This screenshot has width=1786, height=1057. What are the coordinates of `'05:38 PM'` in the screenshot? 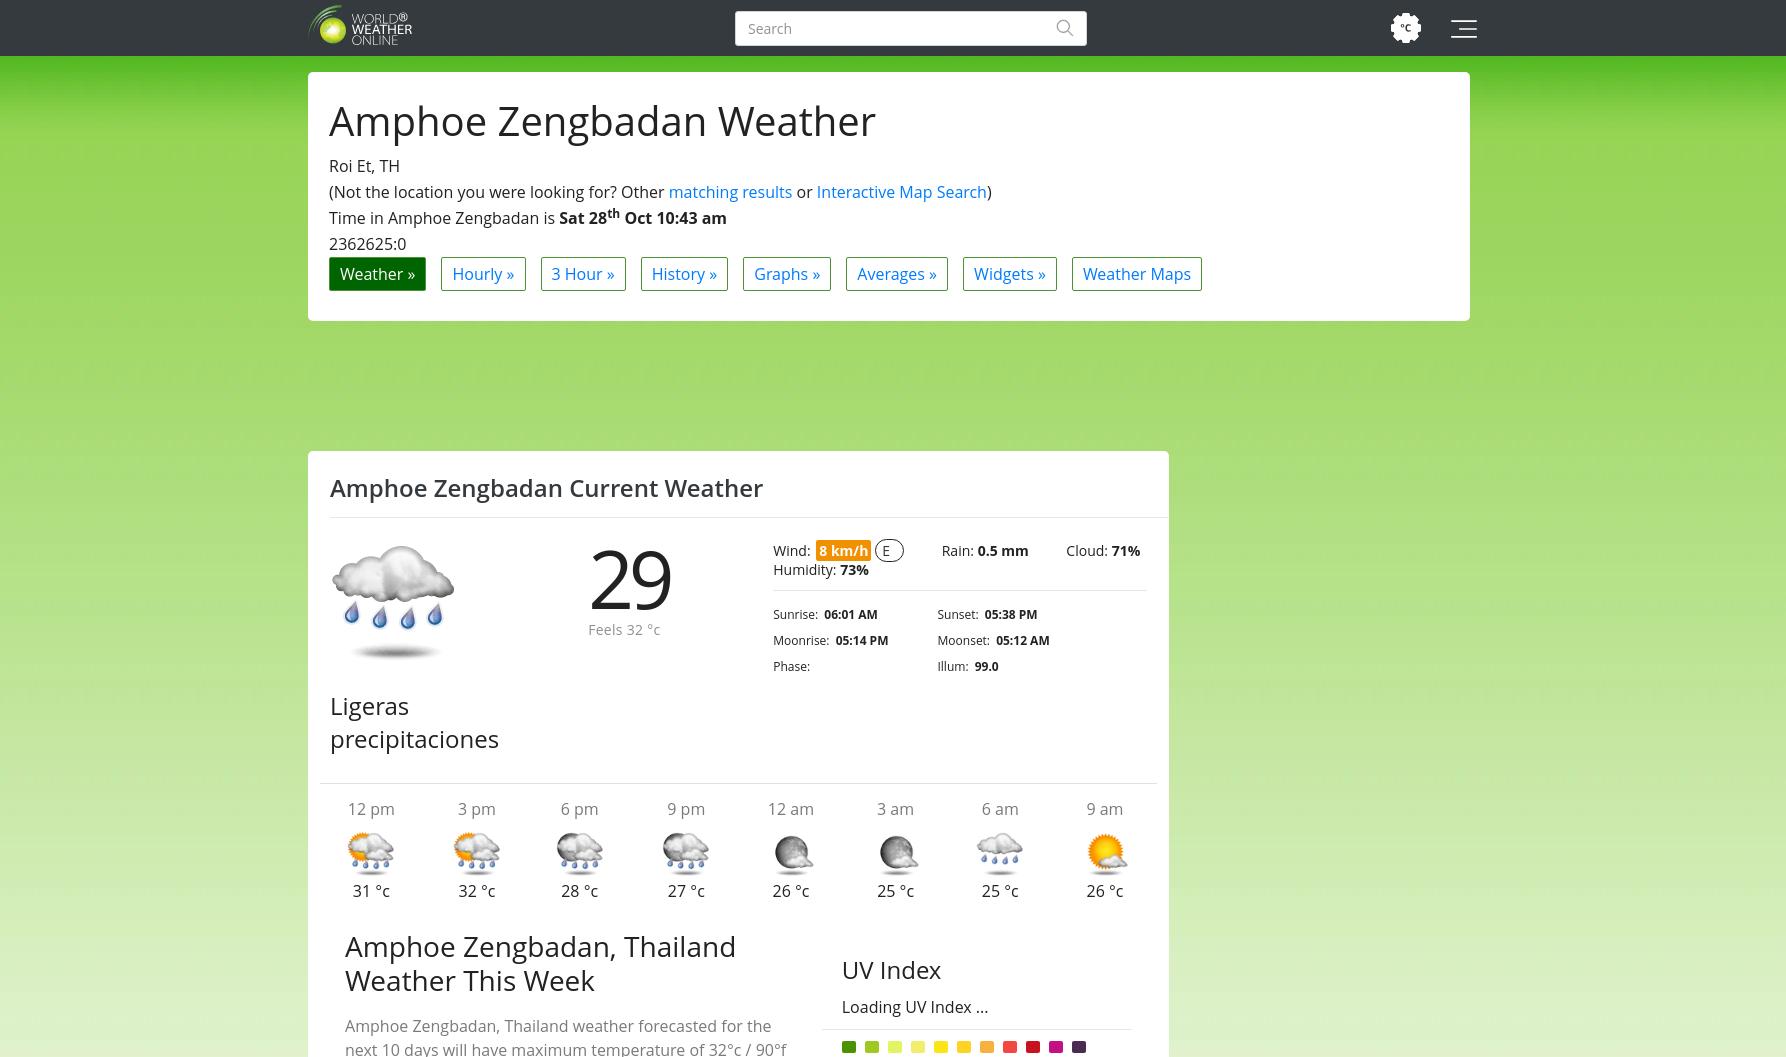 It's located at (984, 614).